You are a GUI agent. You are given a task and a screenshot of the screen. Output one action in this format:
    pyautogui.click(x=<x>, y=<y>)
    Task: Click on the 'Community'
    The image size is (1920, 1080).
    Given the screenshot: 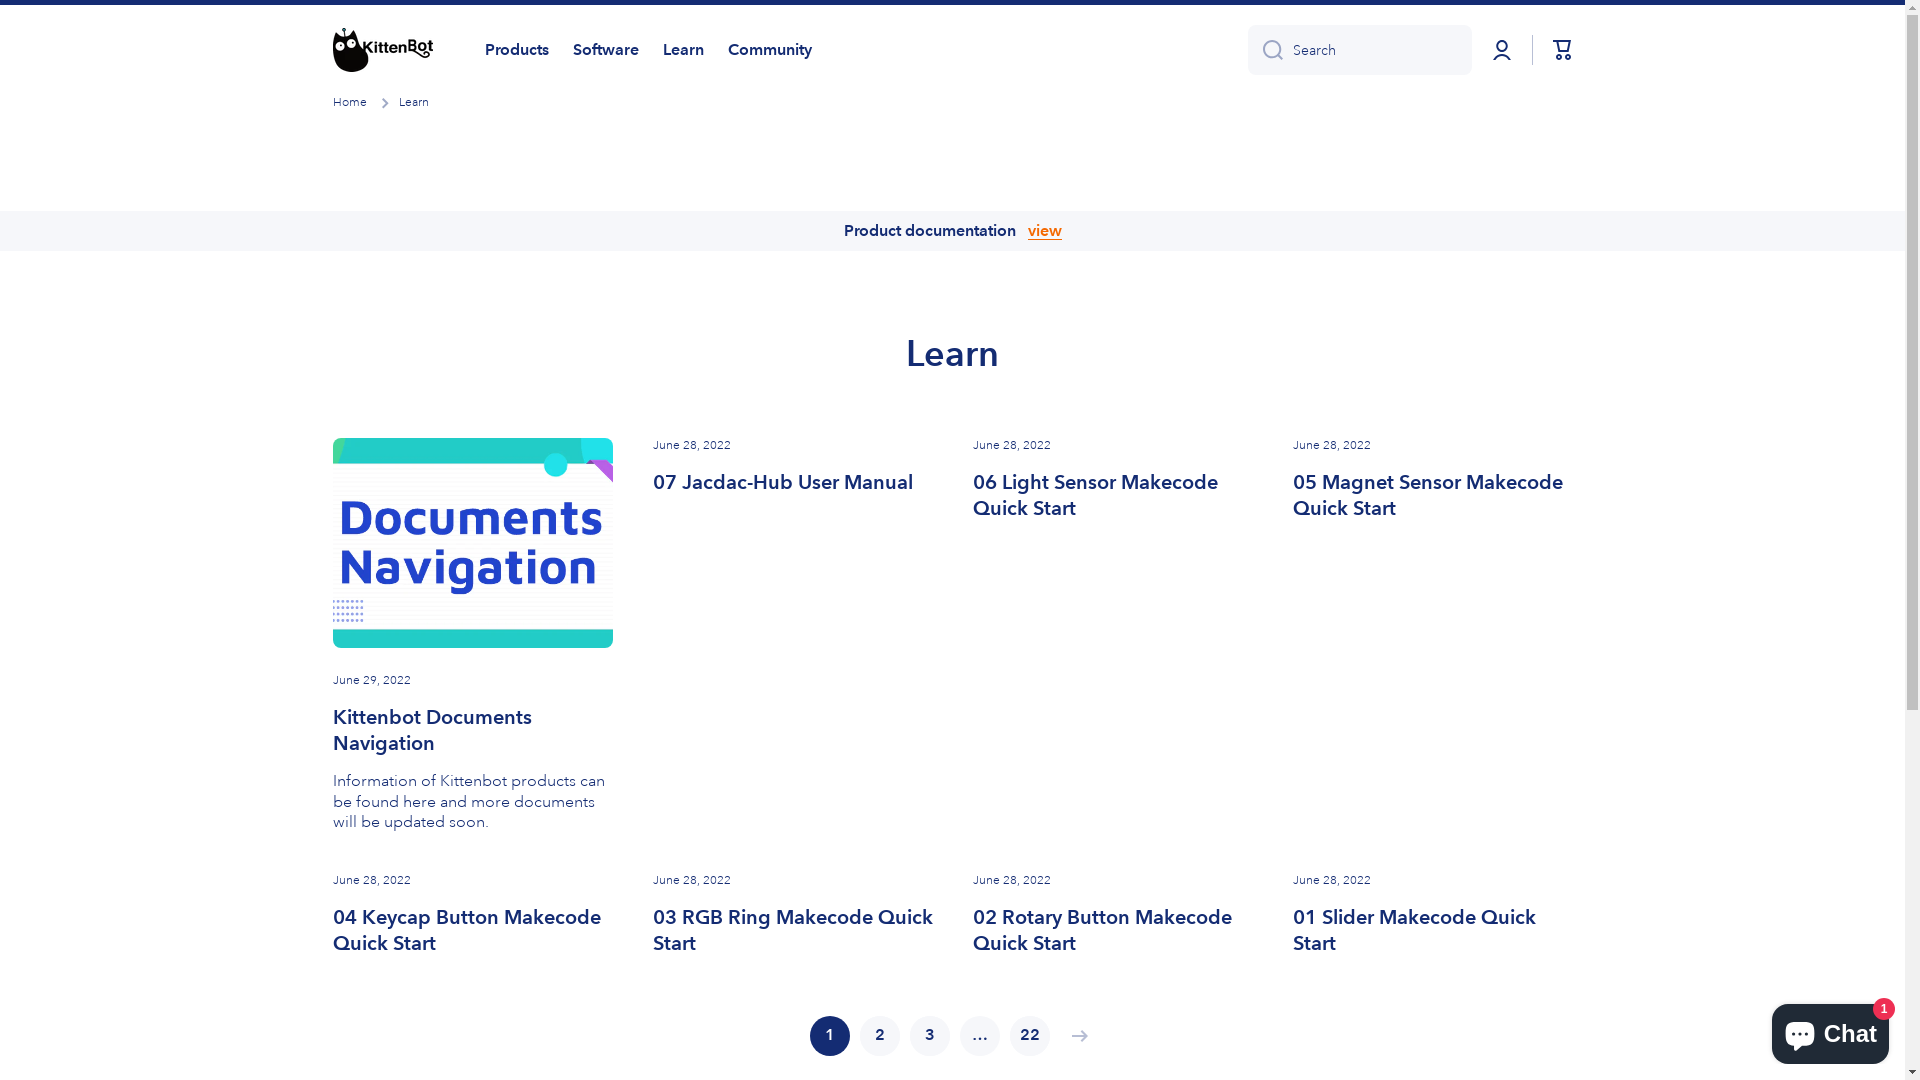 What is the action you would take?
    pyautogui.click(x=768, y=49)
    